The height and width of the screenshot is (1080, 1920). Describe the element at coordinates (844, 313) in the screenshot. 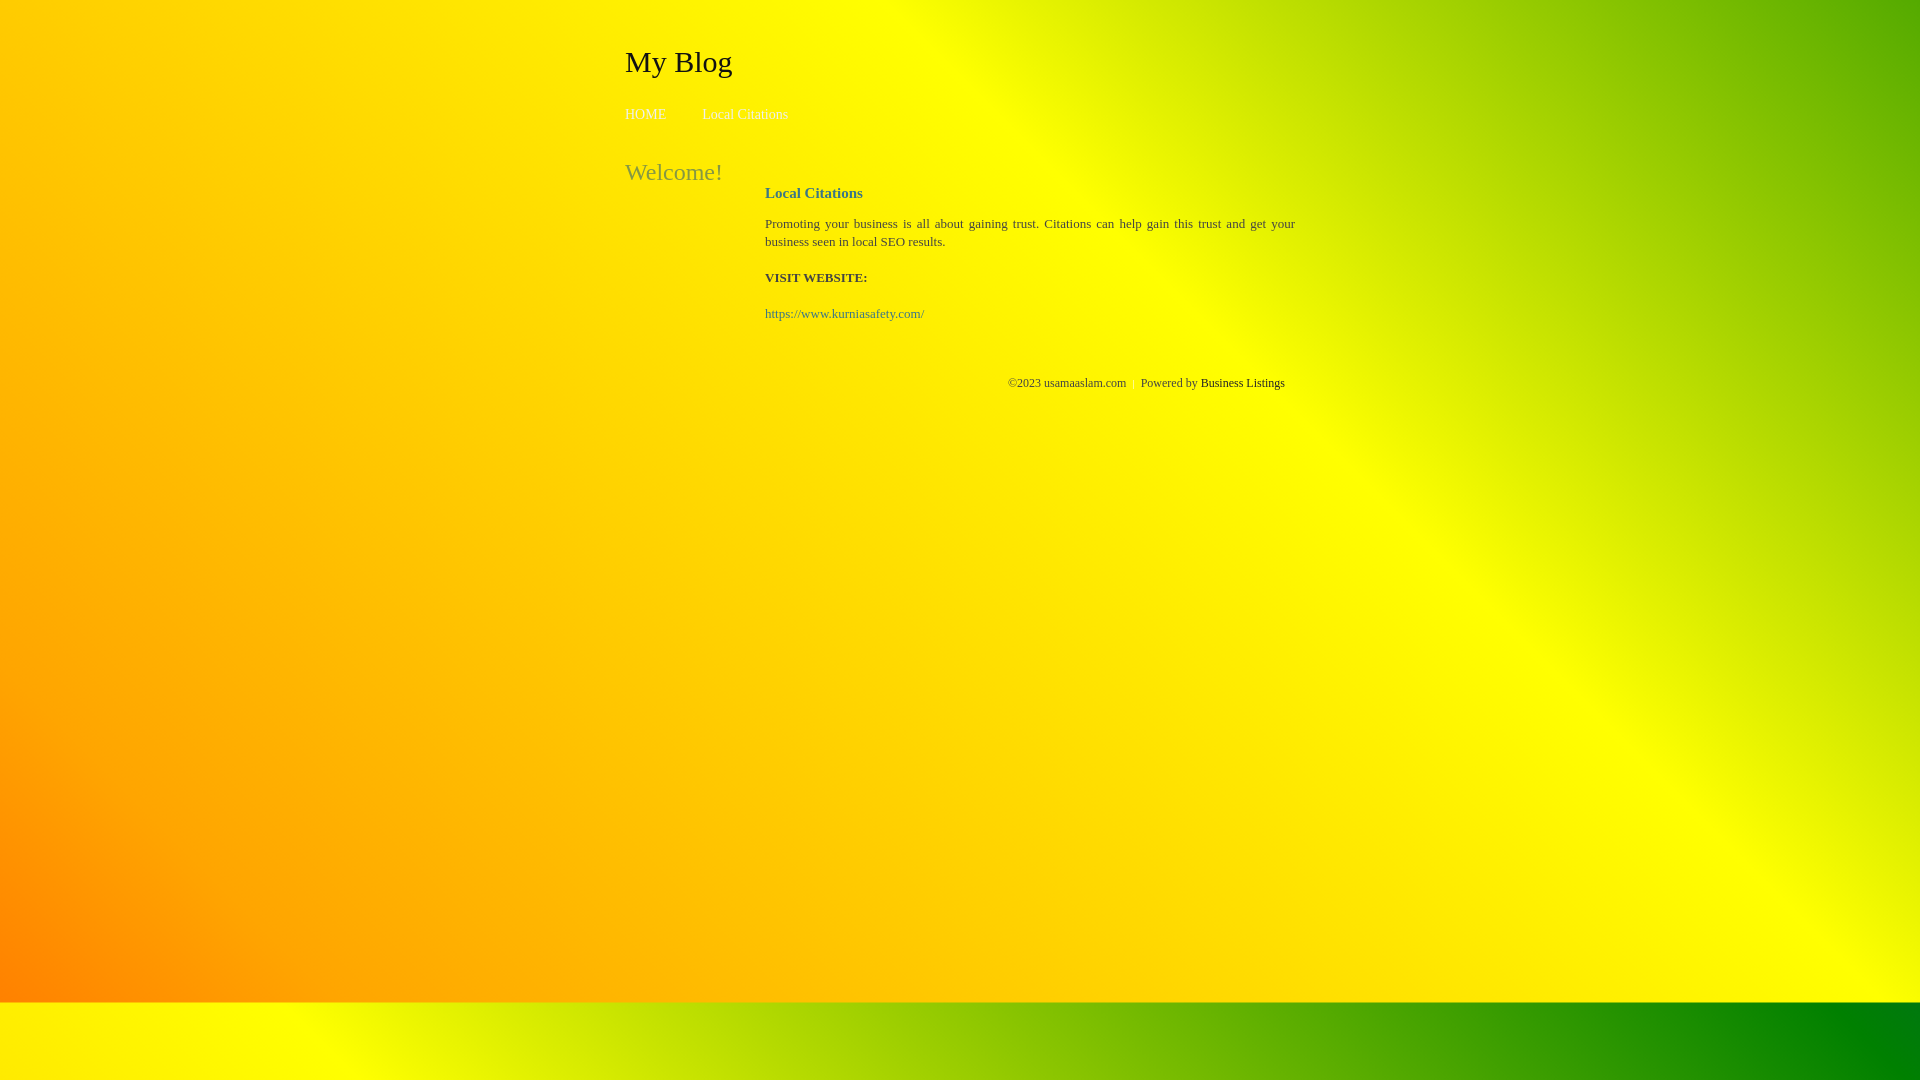

I see `'https://www.kurniasafety.com/'` at that location.